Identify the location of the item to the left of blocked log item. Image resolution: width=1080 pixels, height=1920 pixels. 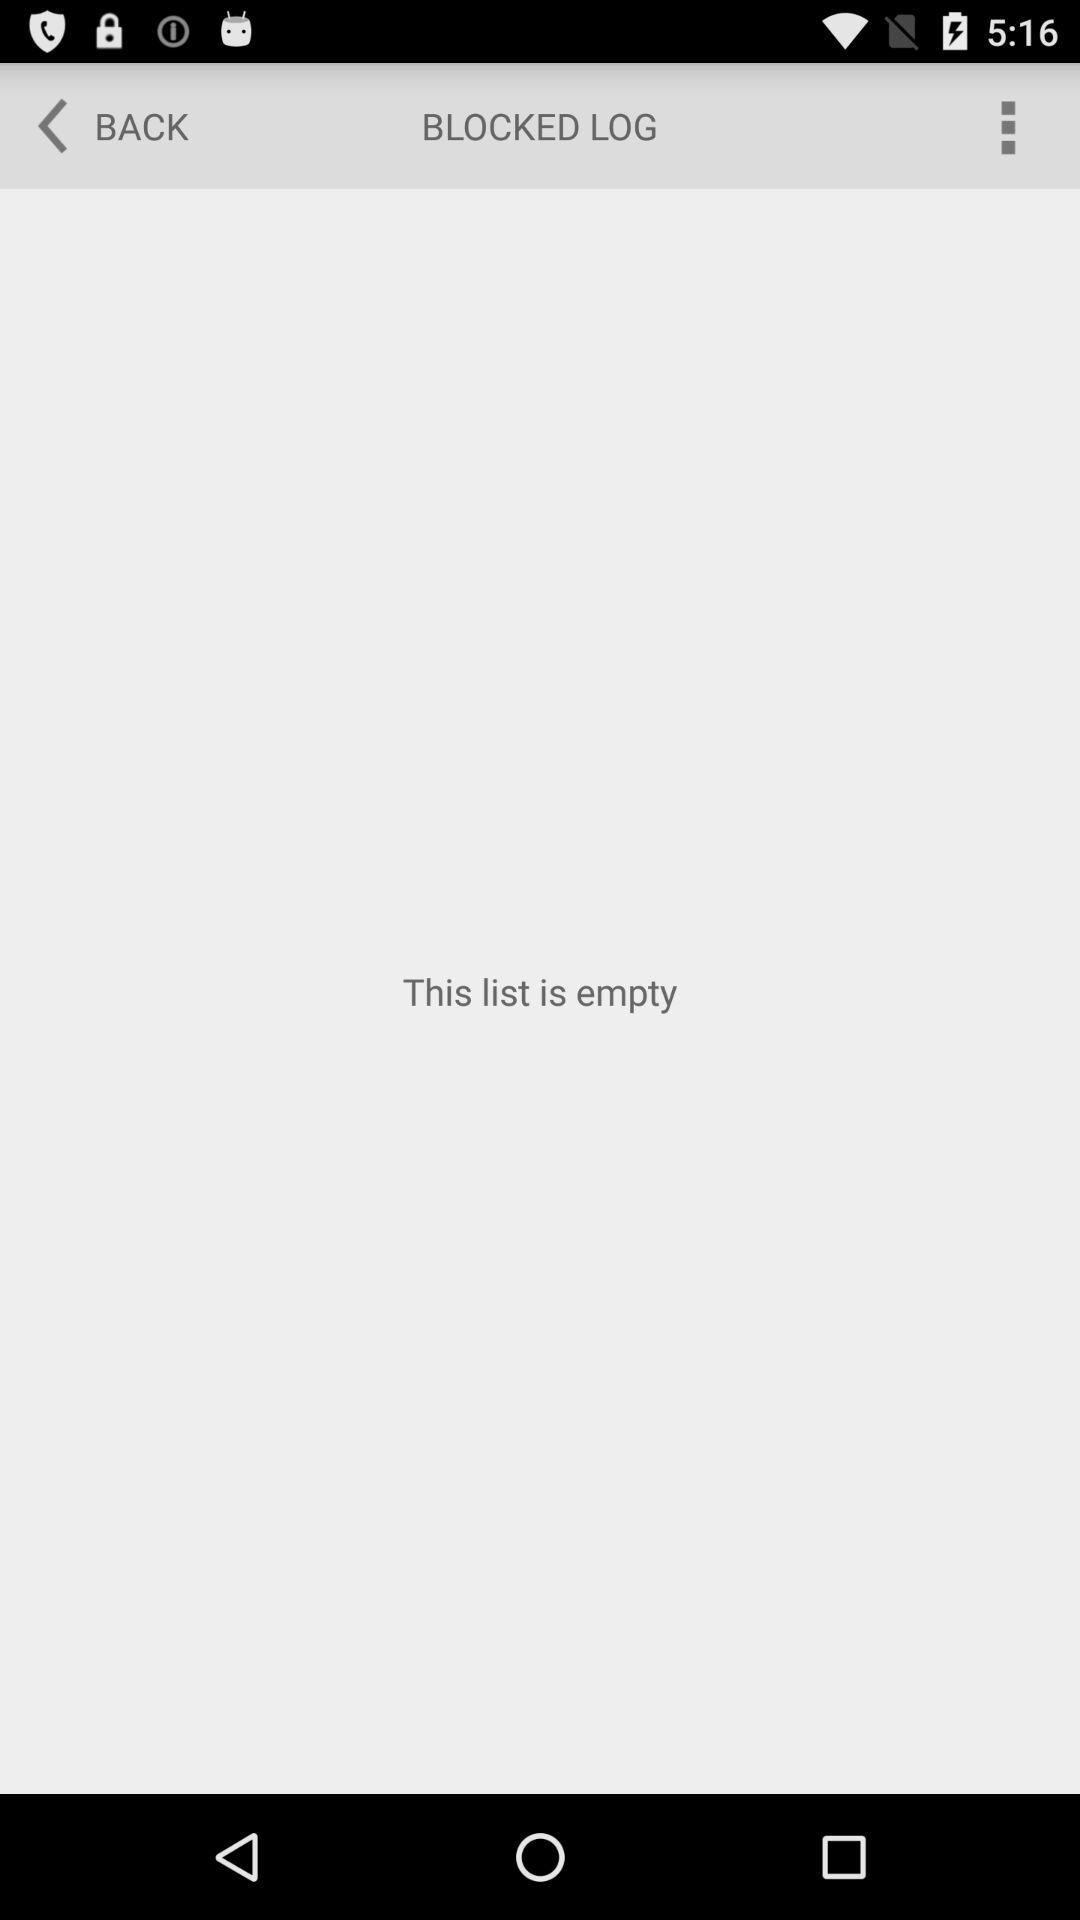
(99, 124).